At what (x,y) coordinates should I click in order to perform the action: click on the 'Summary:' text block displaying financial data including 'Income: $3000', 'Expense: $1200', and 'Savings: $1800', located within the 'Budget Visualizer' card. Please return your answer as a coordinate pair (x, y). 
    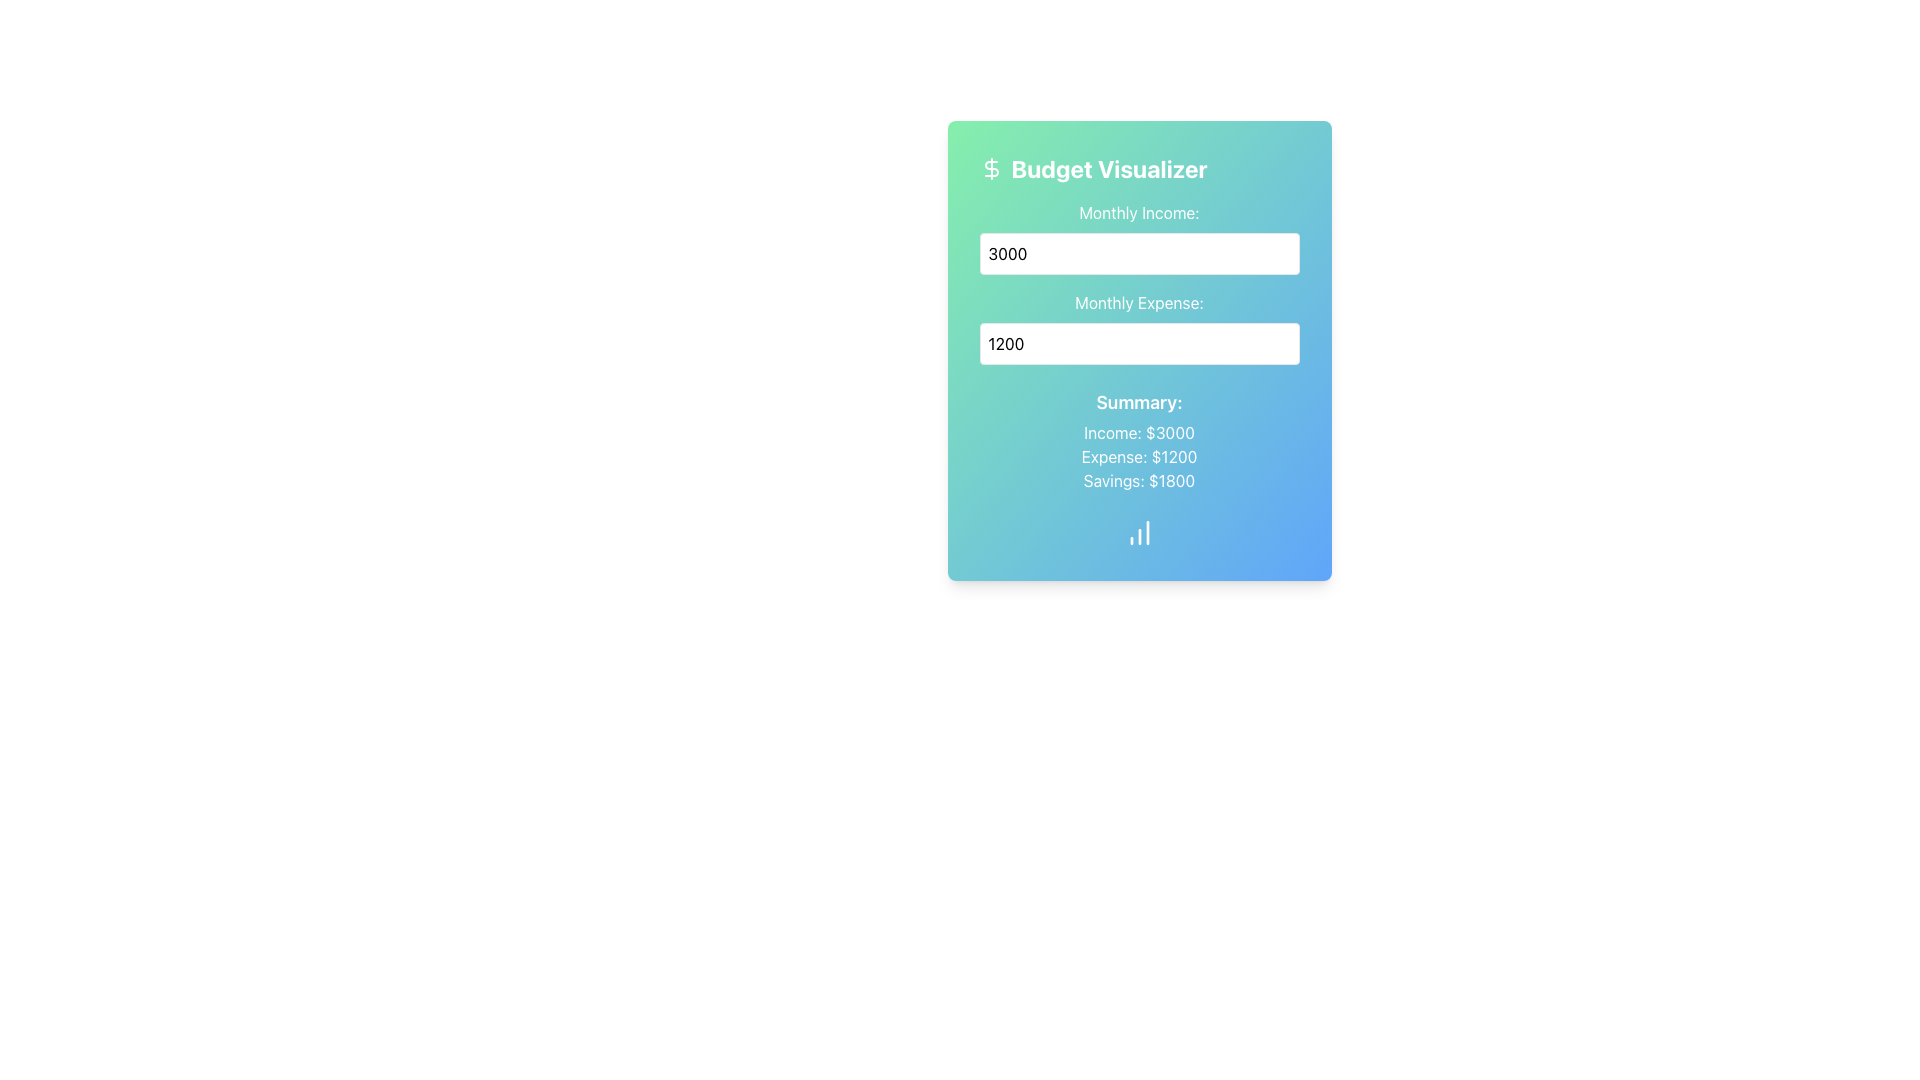
    Looking at the image, I should click on (1139, 439).